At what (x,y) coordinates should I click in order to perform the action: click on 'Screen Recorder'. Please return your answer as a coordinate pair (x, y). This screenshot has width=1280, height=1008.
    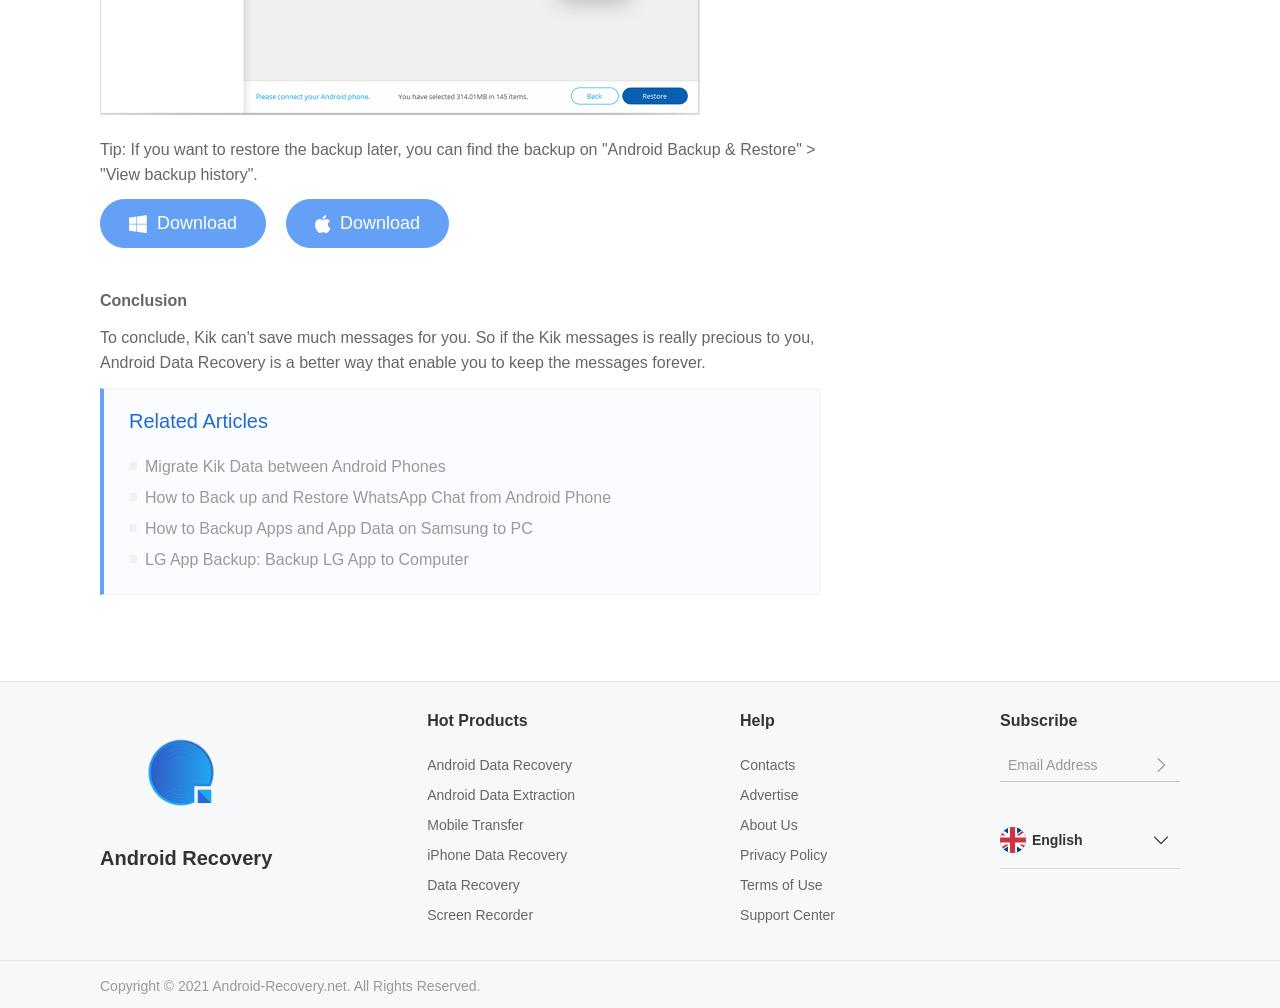
    Looking at the image, I should click on (480, 913).